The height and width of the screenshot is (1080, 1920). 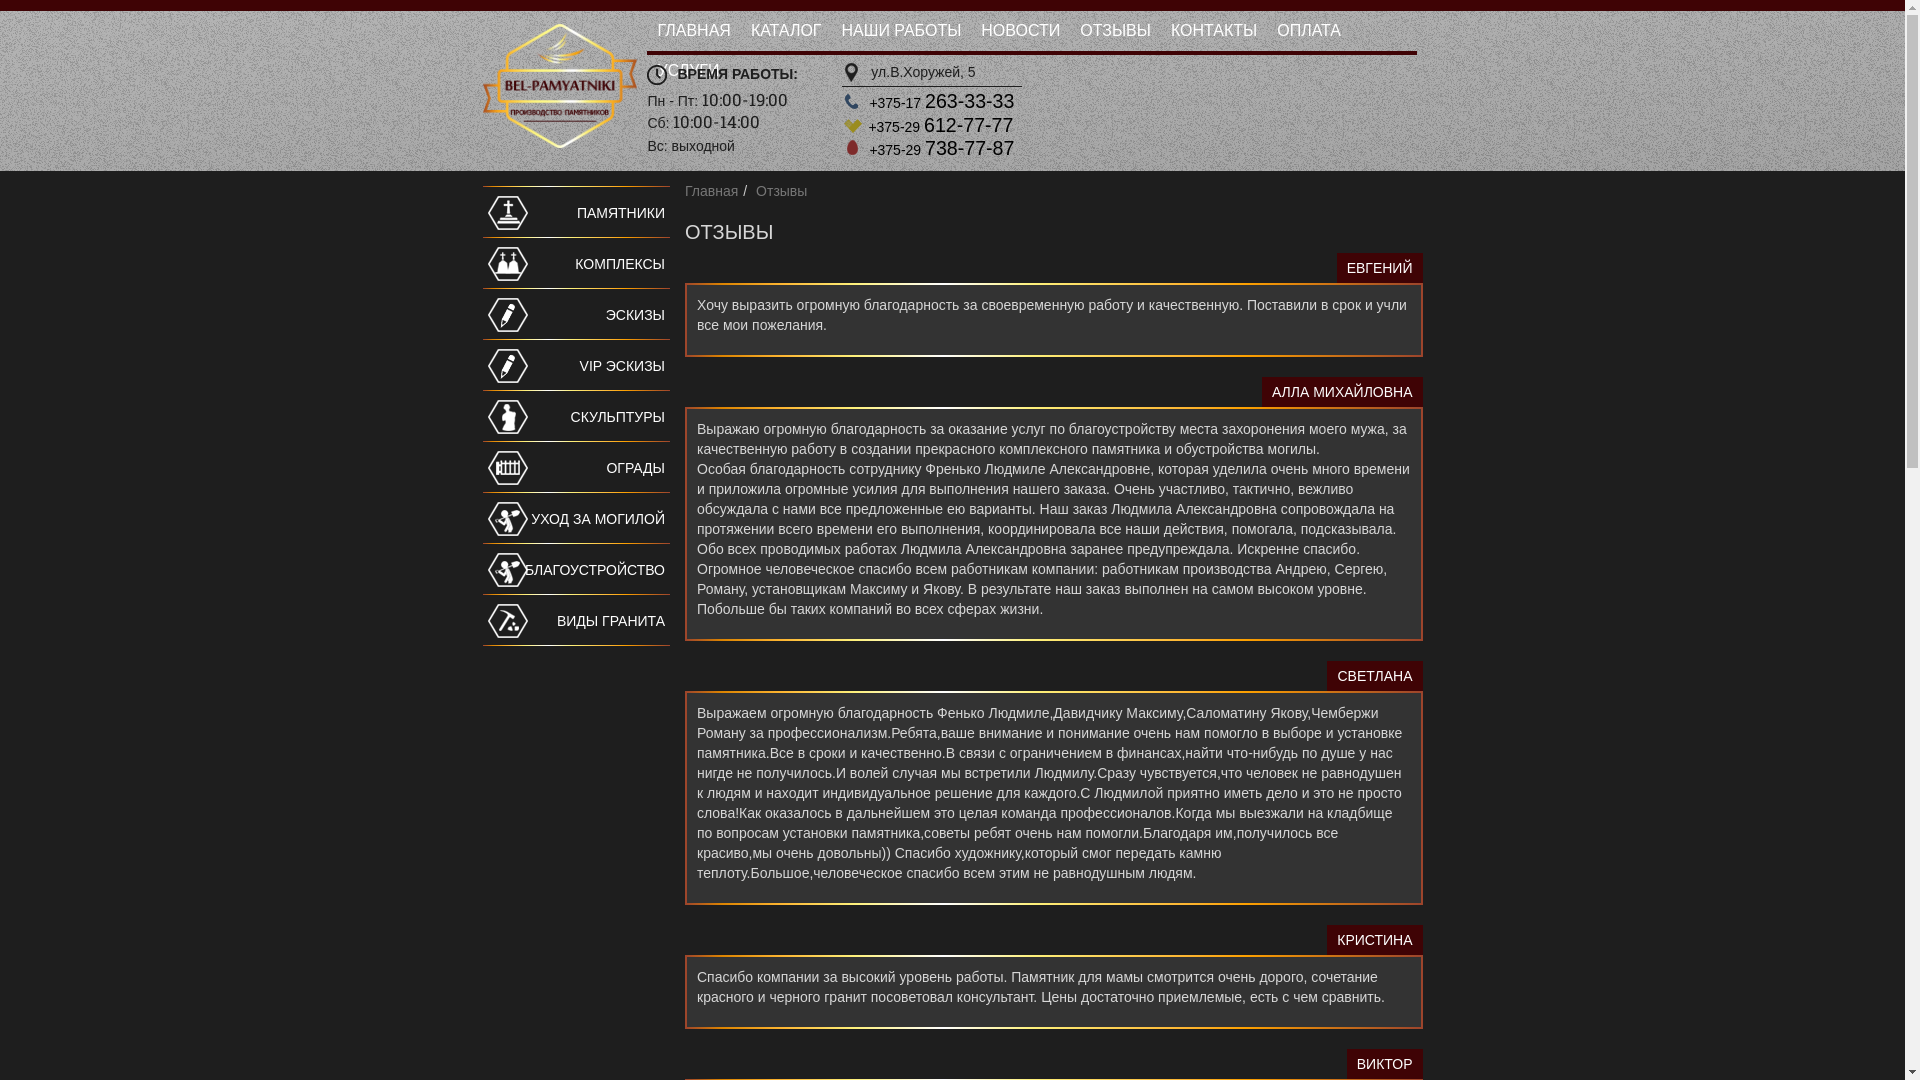 I want to click on '+375-29 738-77-87', so click(x=940, y=149).